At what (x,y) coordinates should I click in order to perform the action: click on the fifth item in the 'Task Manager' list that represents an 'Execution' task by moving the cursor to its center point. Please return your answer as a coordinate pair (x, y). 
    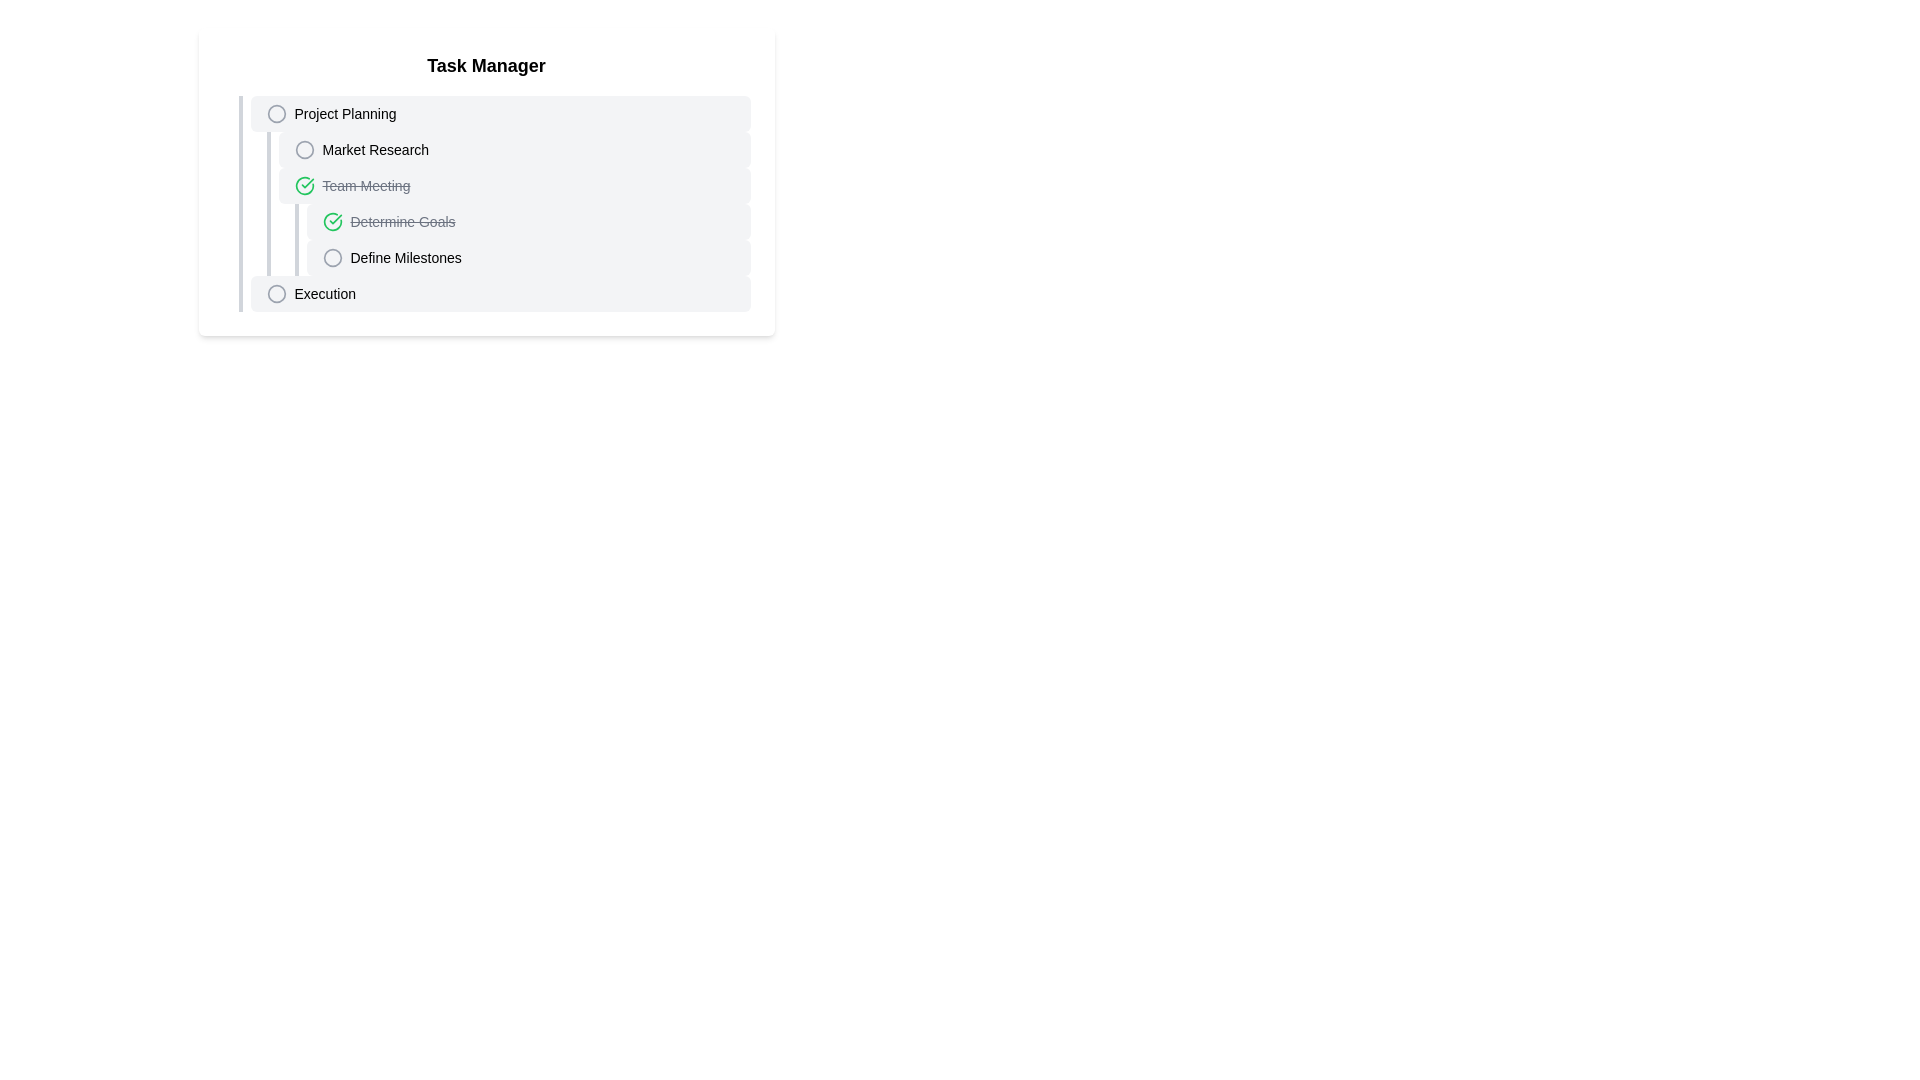
    Looking at the image, I should click on (500, 293).